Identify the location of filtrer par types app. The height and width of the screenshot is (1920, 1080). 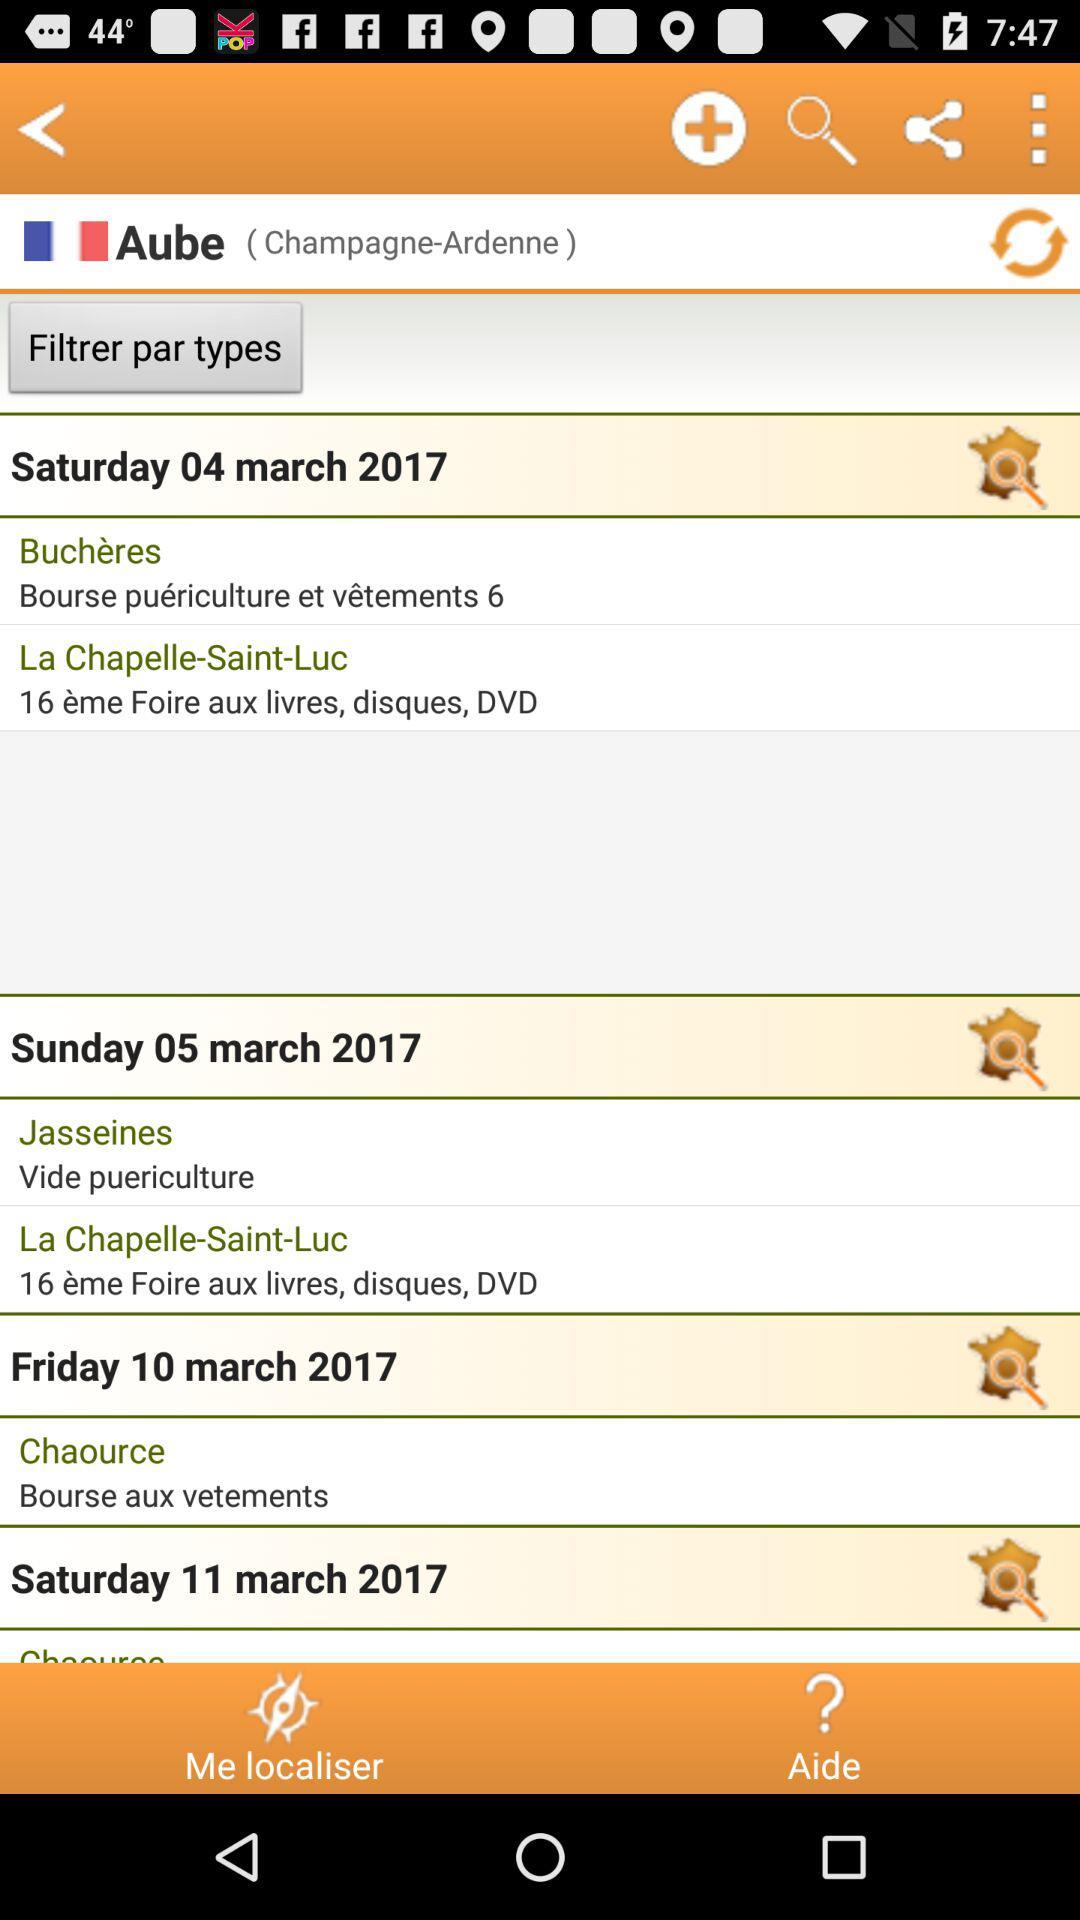
(154, 353).